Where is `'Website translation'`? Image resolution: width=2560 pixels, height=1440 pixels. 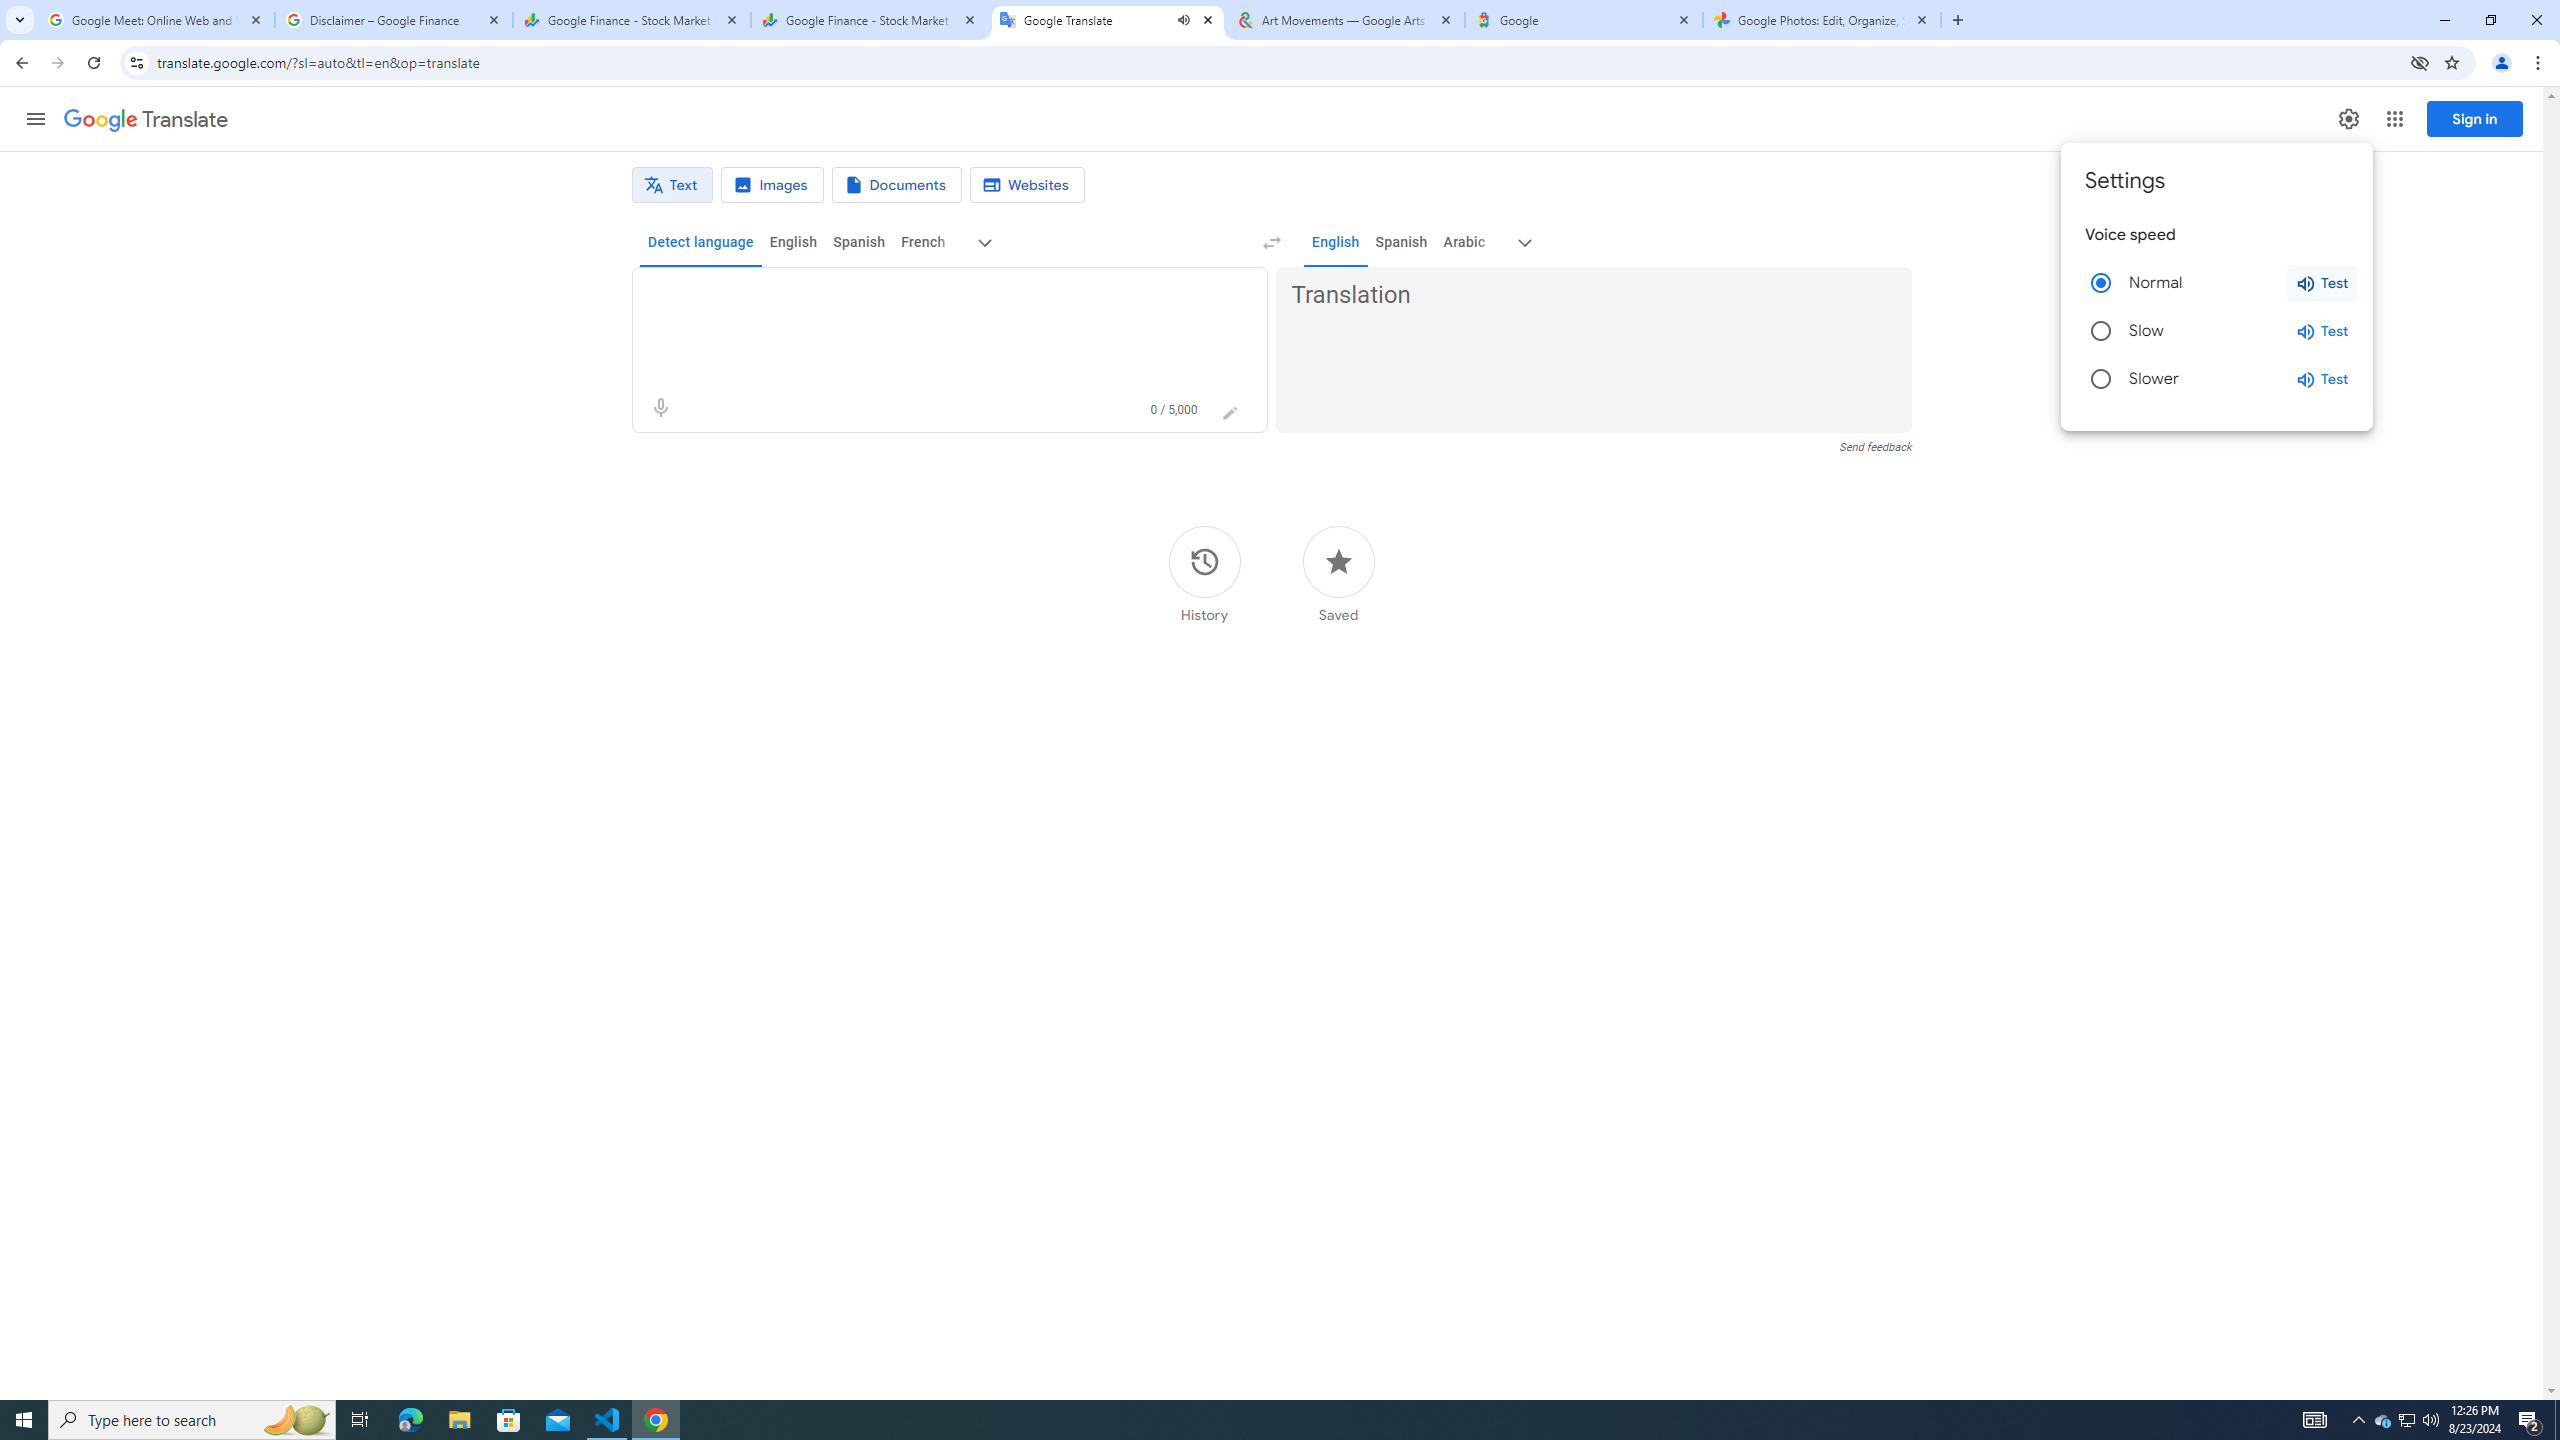
'Website translation' is located at coordinates (1027, 184).